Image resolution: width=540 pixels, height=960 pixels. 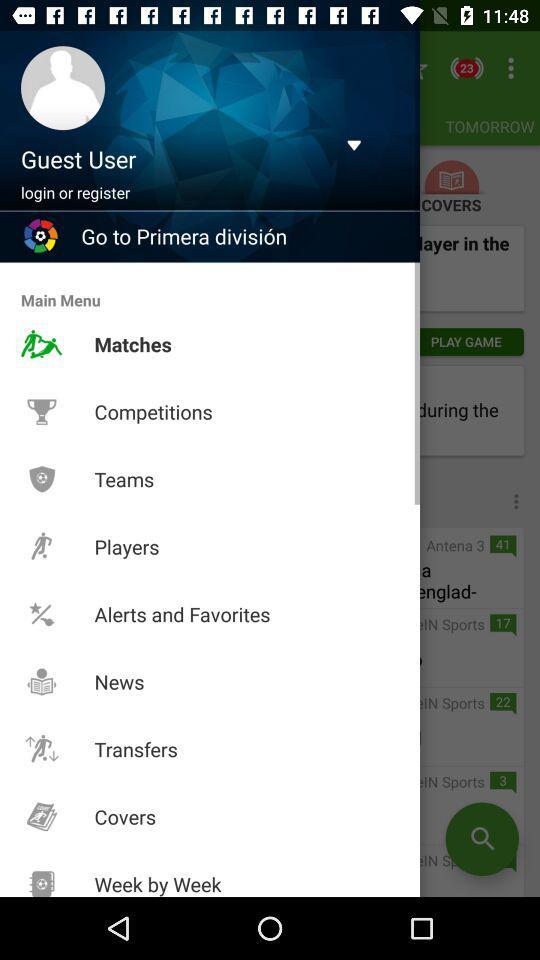 I want to click on the search icon, so click(x=481, y=839).